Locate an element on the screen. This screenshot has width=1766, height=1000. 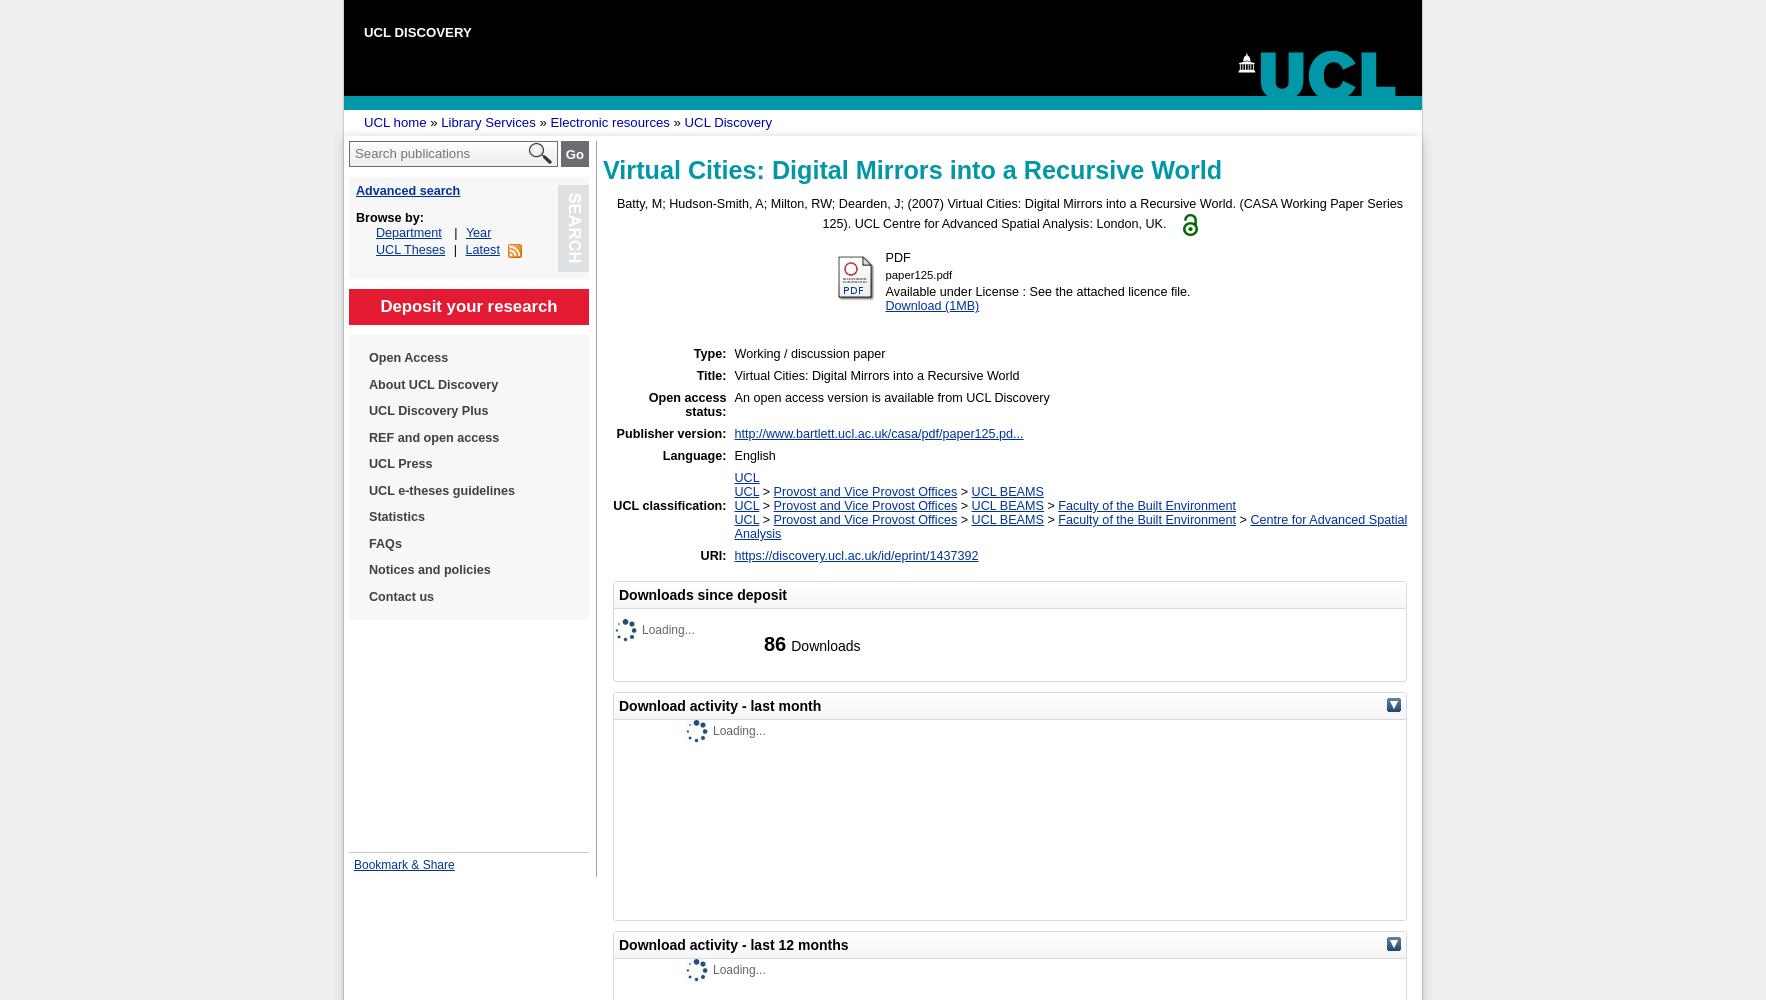
'PDF' is located at coordinates (883, 258).